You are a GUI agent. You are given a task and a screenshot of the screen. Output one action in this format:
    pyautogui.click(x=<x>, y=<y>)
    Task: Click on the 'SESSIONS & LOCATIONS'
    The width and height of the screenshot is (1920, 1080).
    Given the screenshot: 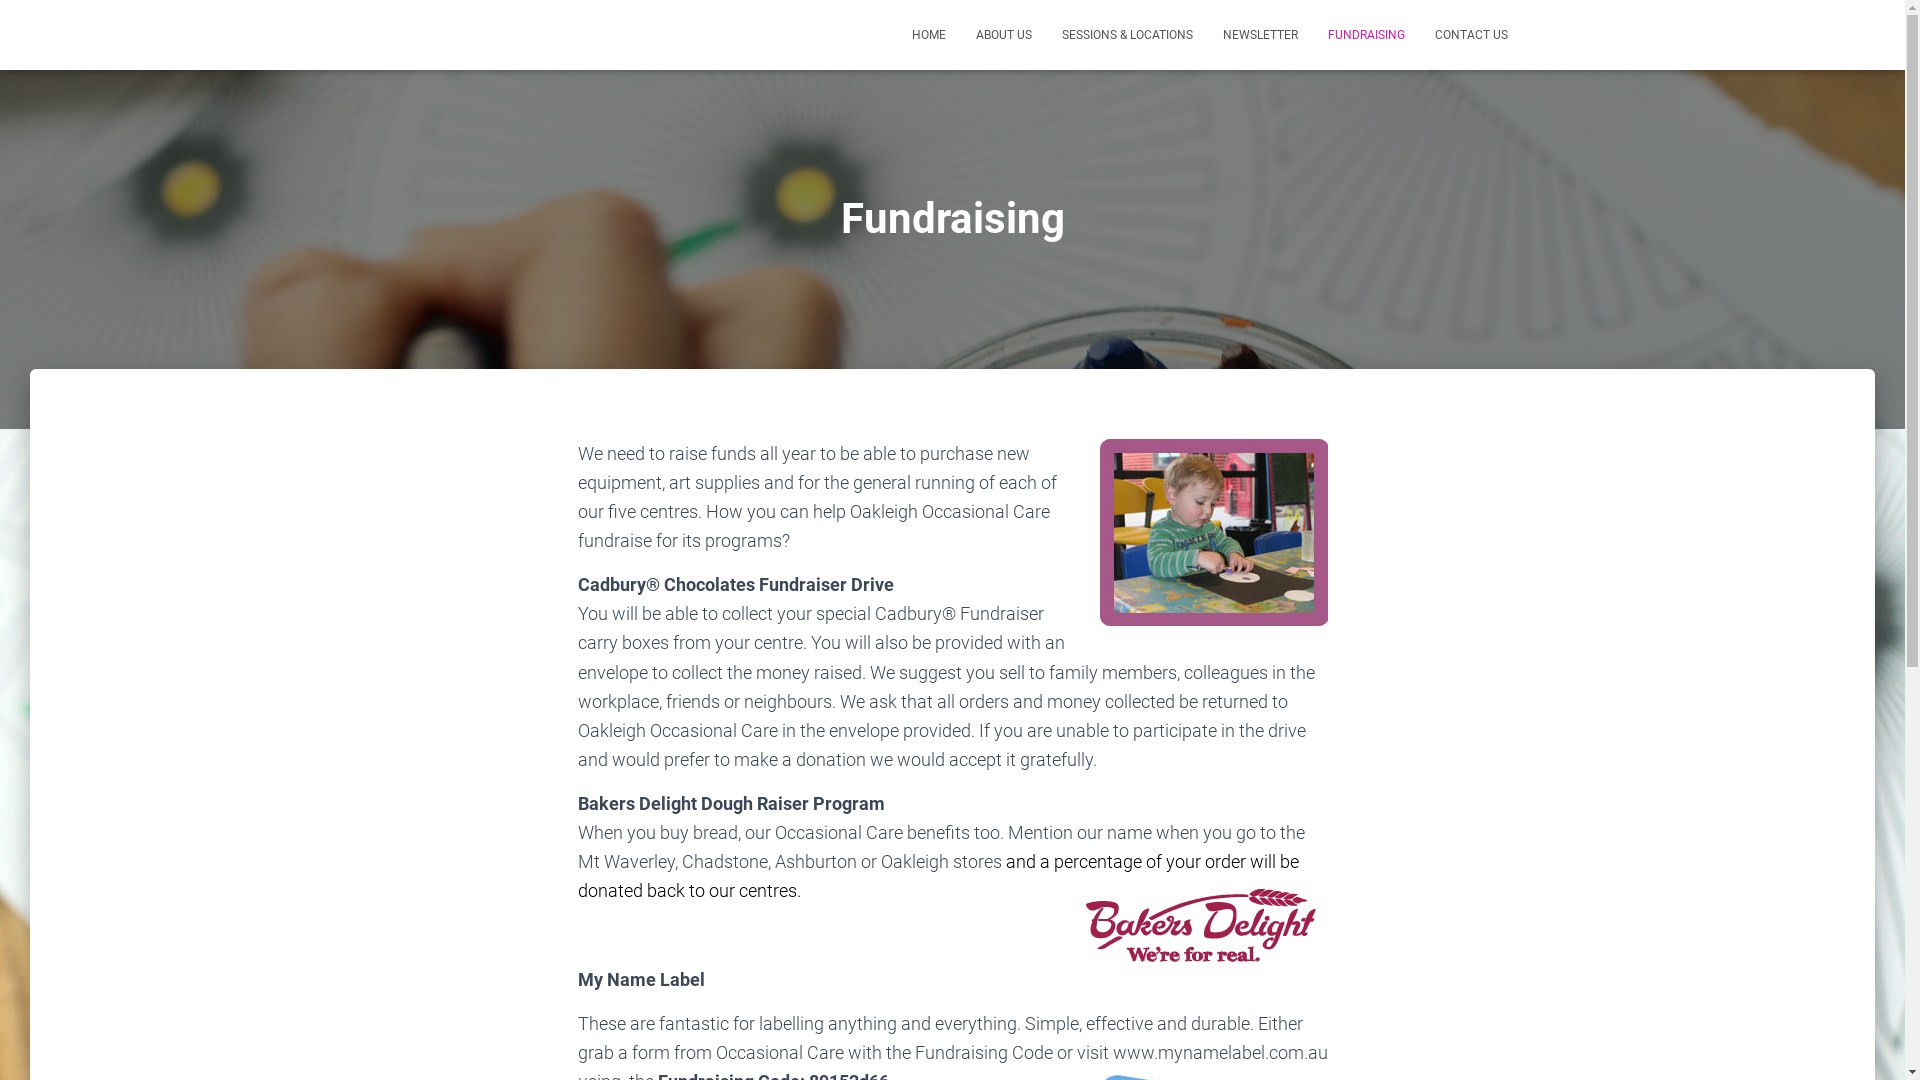 What is the action you would take?
    pyautogui.click(x=1126, y=34)
    